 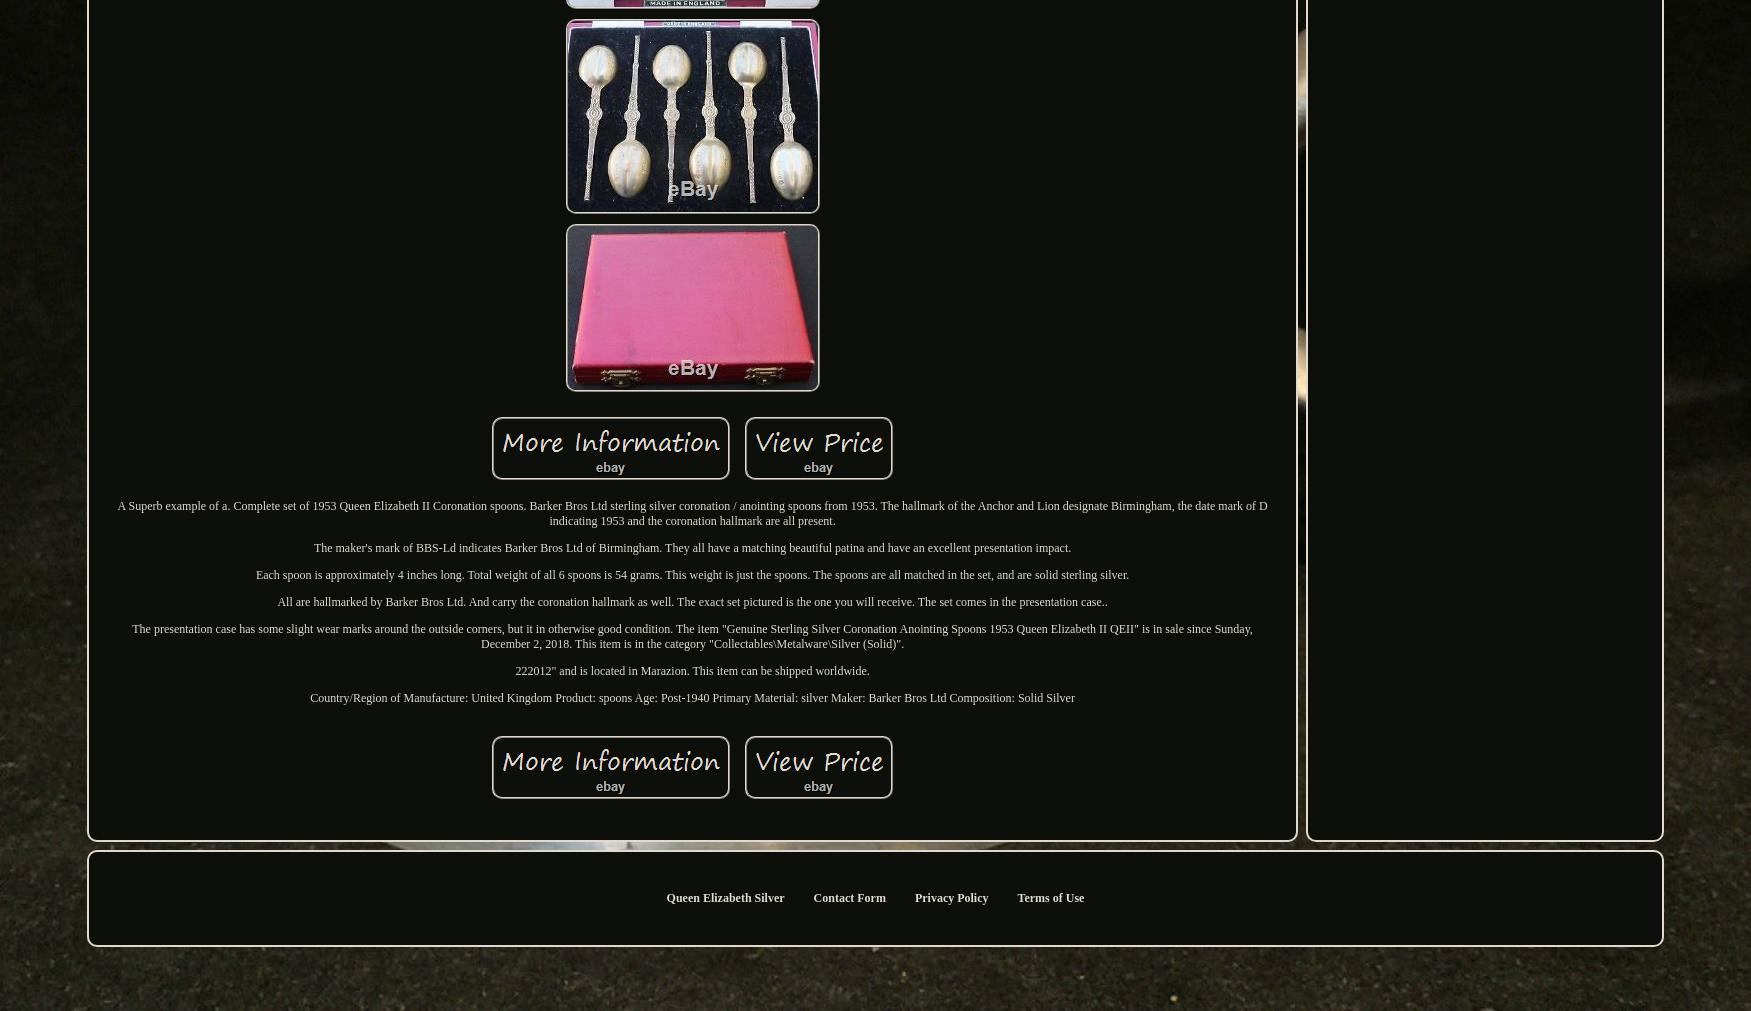 What do you see at coordinates (665, 897) in the screenshot?
I see `'Queen Elizabeth Silver'` at bounding box center [665, 897].